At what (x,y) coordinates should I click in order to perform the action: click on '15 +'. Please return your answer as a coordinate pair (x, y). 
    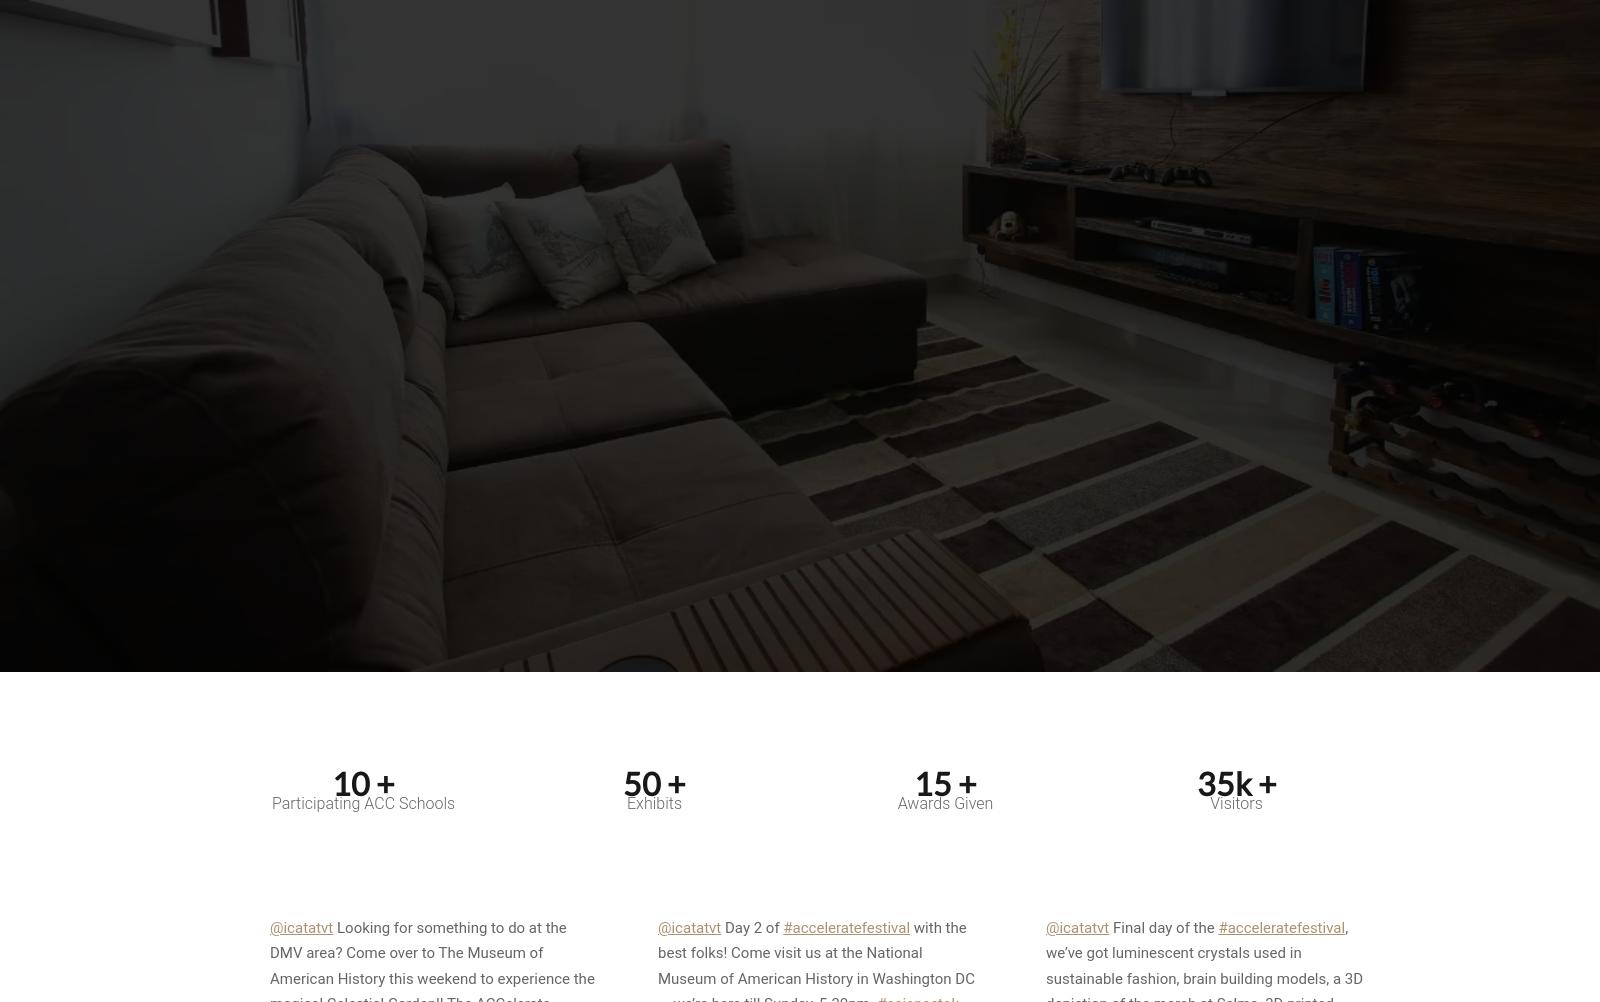
    Looking at the image, I should click on (944, 781).